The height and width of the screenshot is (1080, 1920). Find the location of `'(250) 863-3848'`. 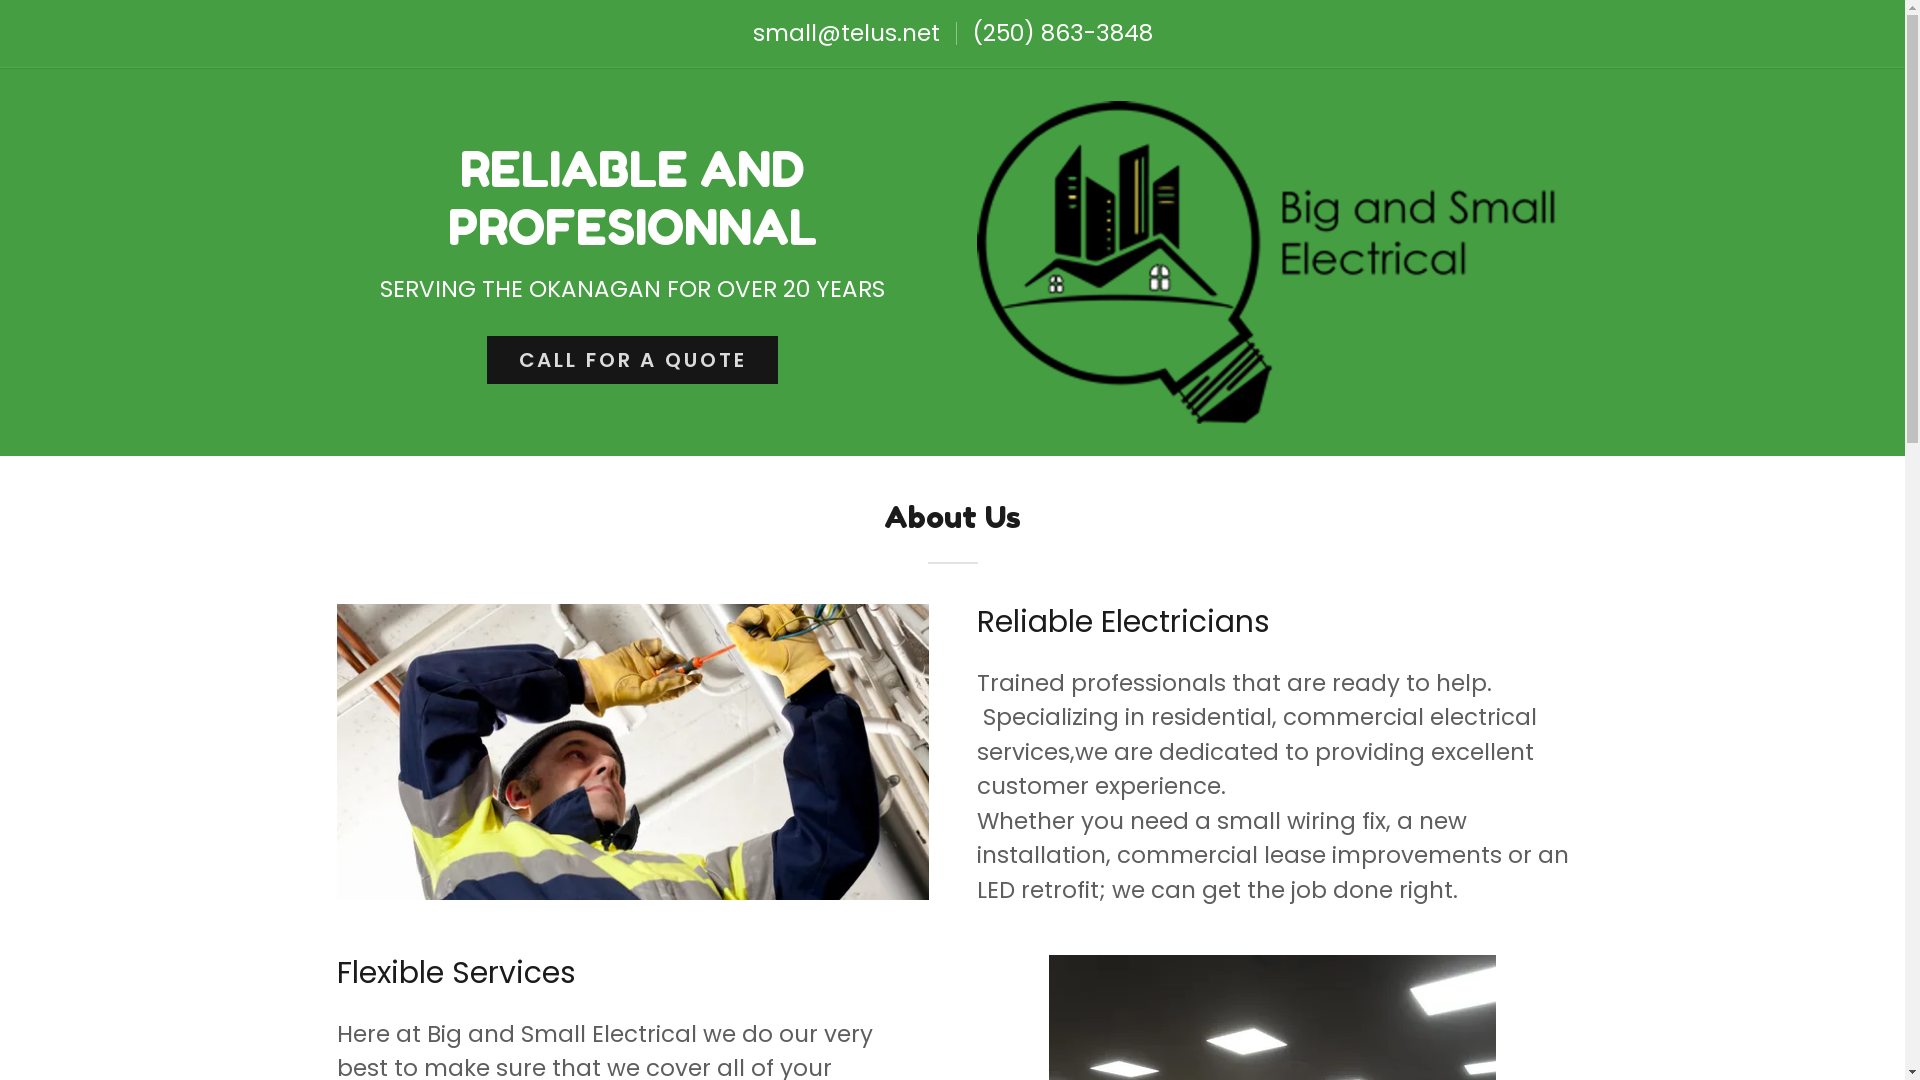

'(250) 863-3848' is located at coordinates (1060, 33).